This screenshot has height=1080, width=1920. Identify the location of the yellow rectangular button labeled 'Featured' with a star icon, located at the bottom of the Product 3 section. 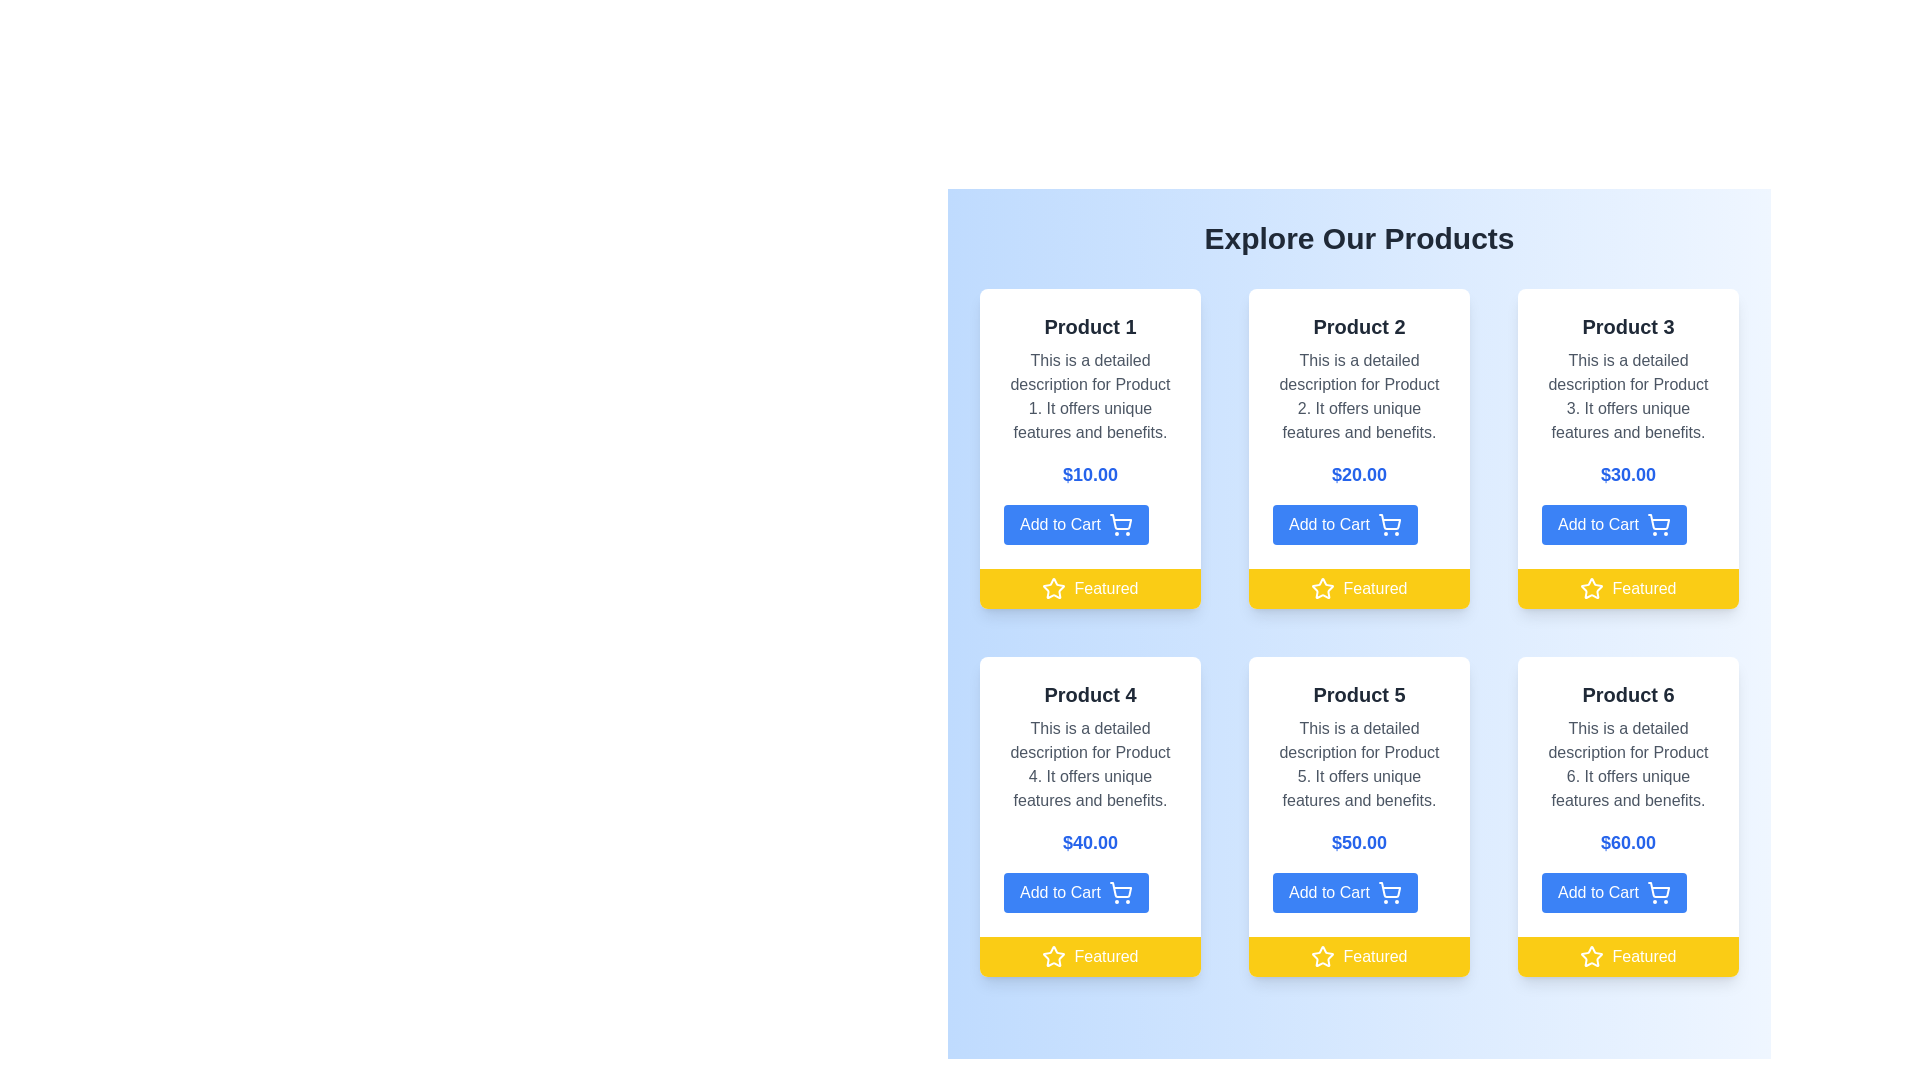
(1628, 588).